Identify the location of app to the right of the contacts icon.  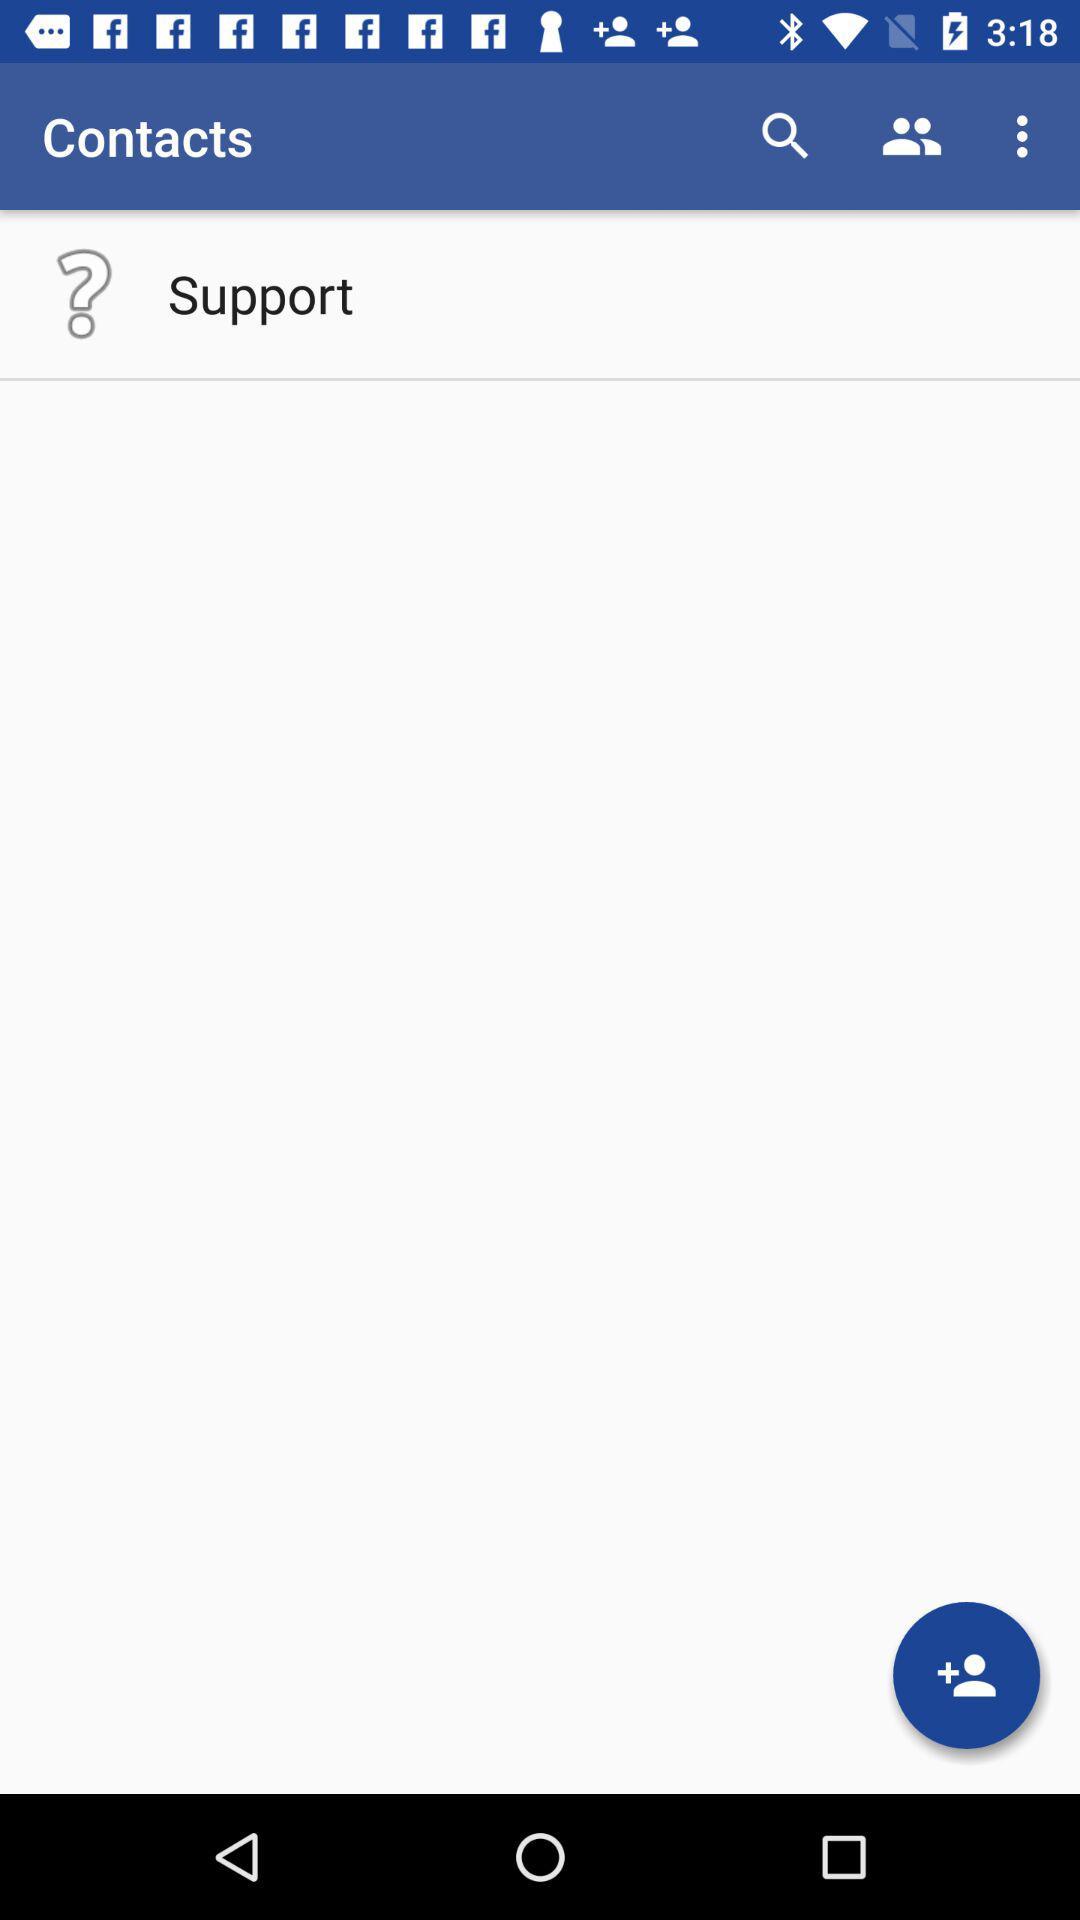
(785, 135).